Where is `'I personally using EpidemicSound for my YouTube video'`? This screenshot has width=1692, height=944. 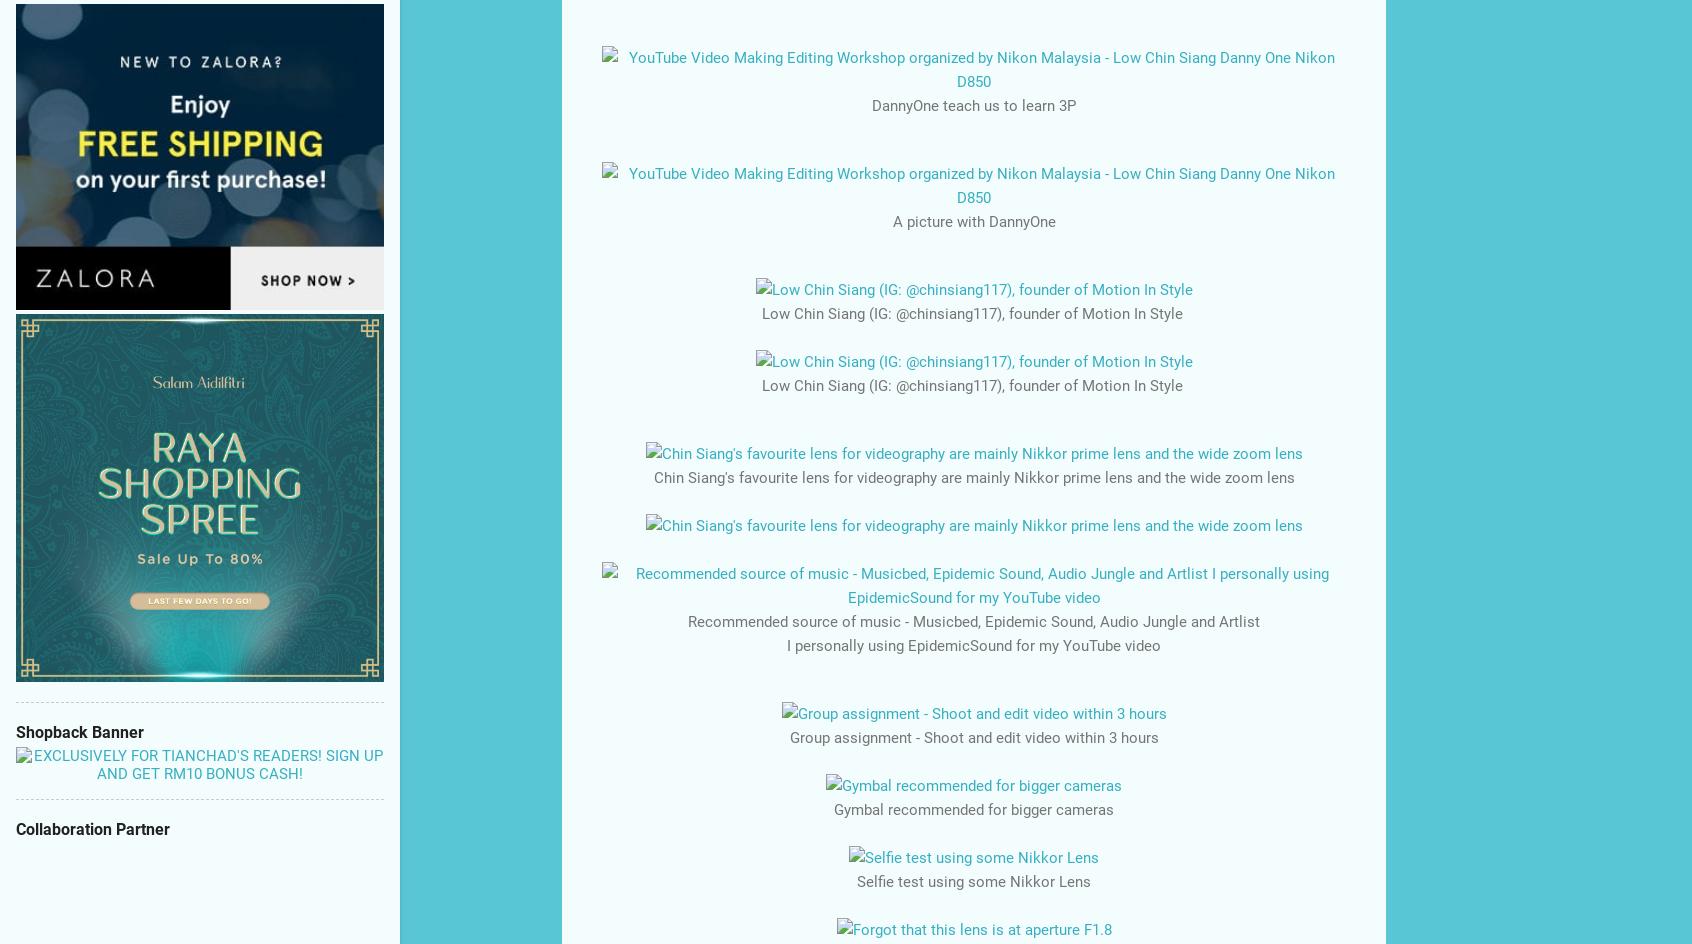 'I personally using EpidemicSound for my YouTube video' is located at coordinates (786, 645).